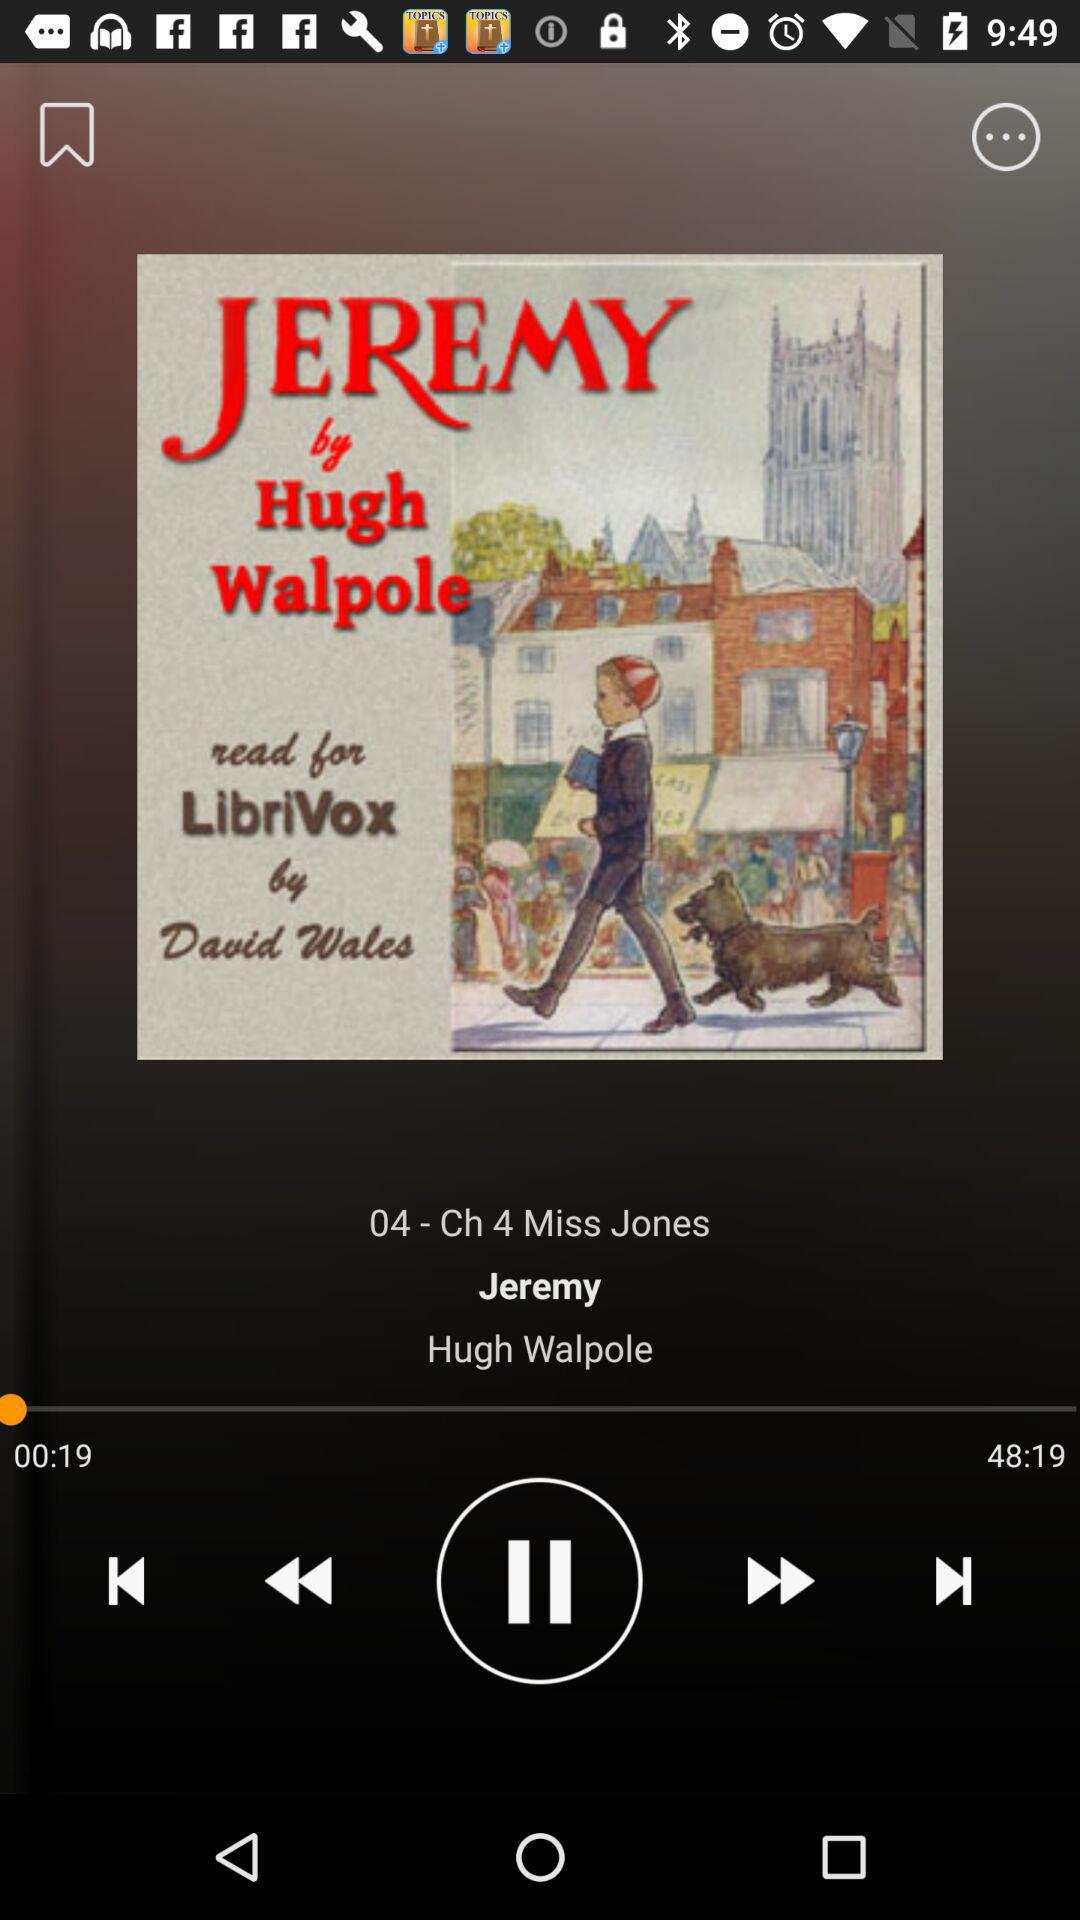 The width and height of the screenshot is (1080, 1920). I want to click on hugh walpole icon, so click(540, 1347).